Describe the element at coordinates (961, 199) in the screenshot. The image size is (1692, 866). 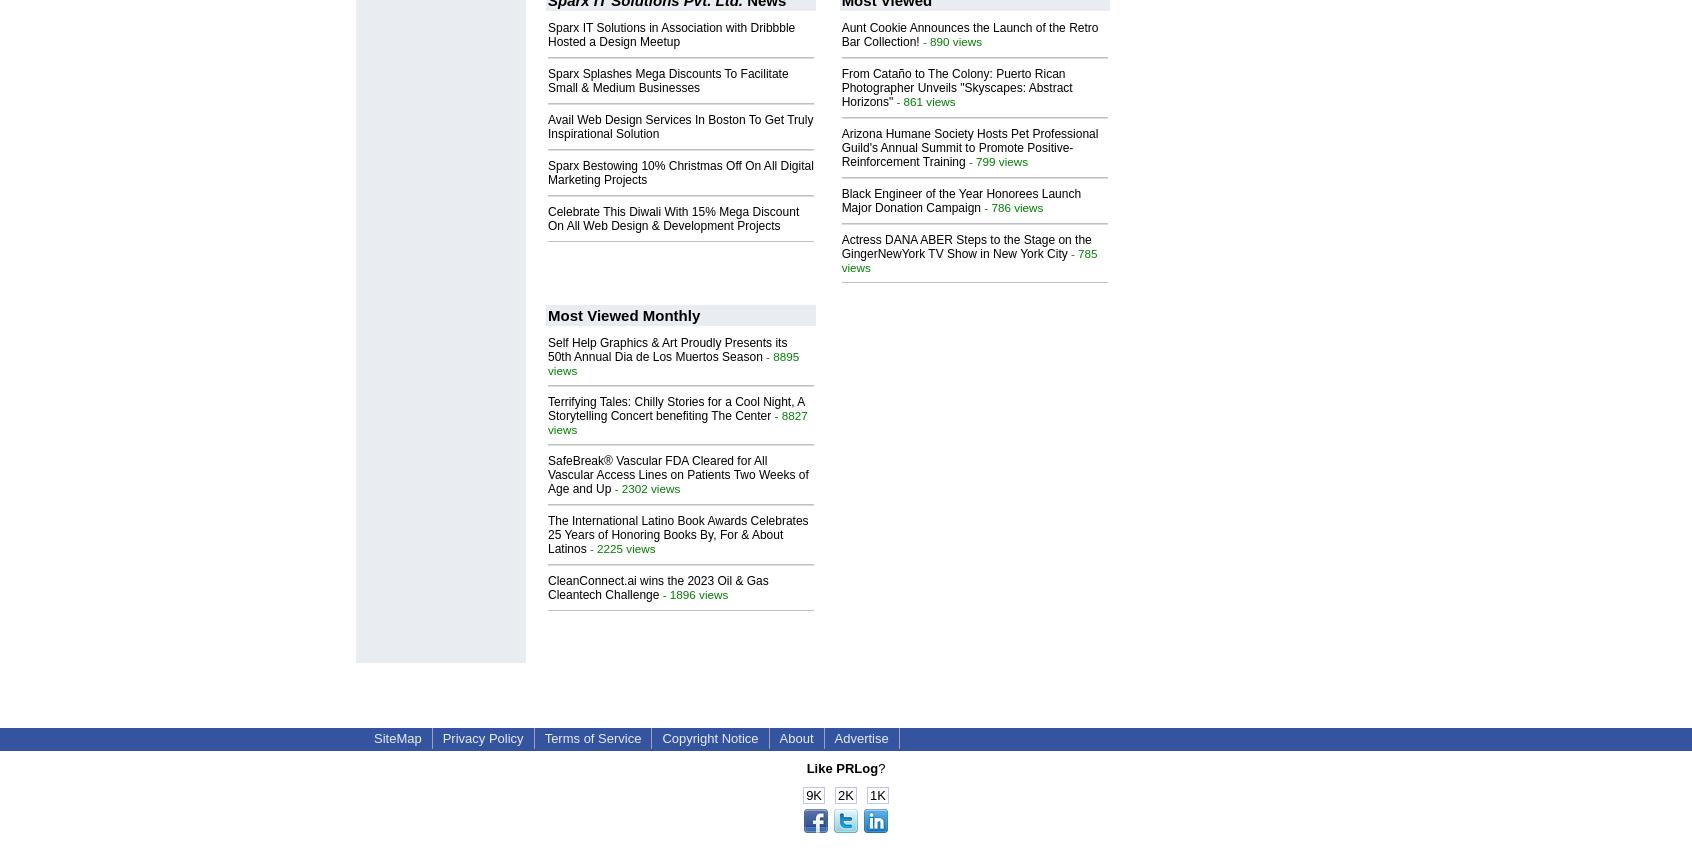
I see `'Black Engineer of the Year Honorees Launch Major Donation Campaign'` at that location.